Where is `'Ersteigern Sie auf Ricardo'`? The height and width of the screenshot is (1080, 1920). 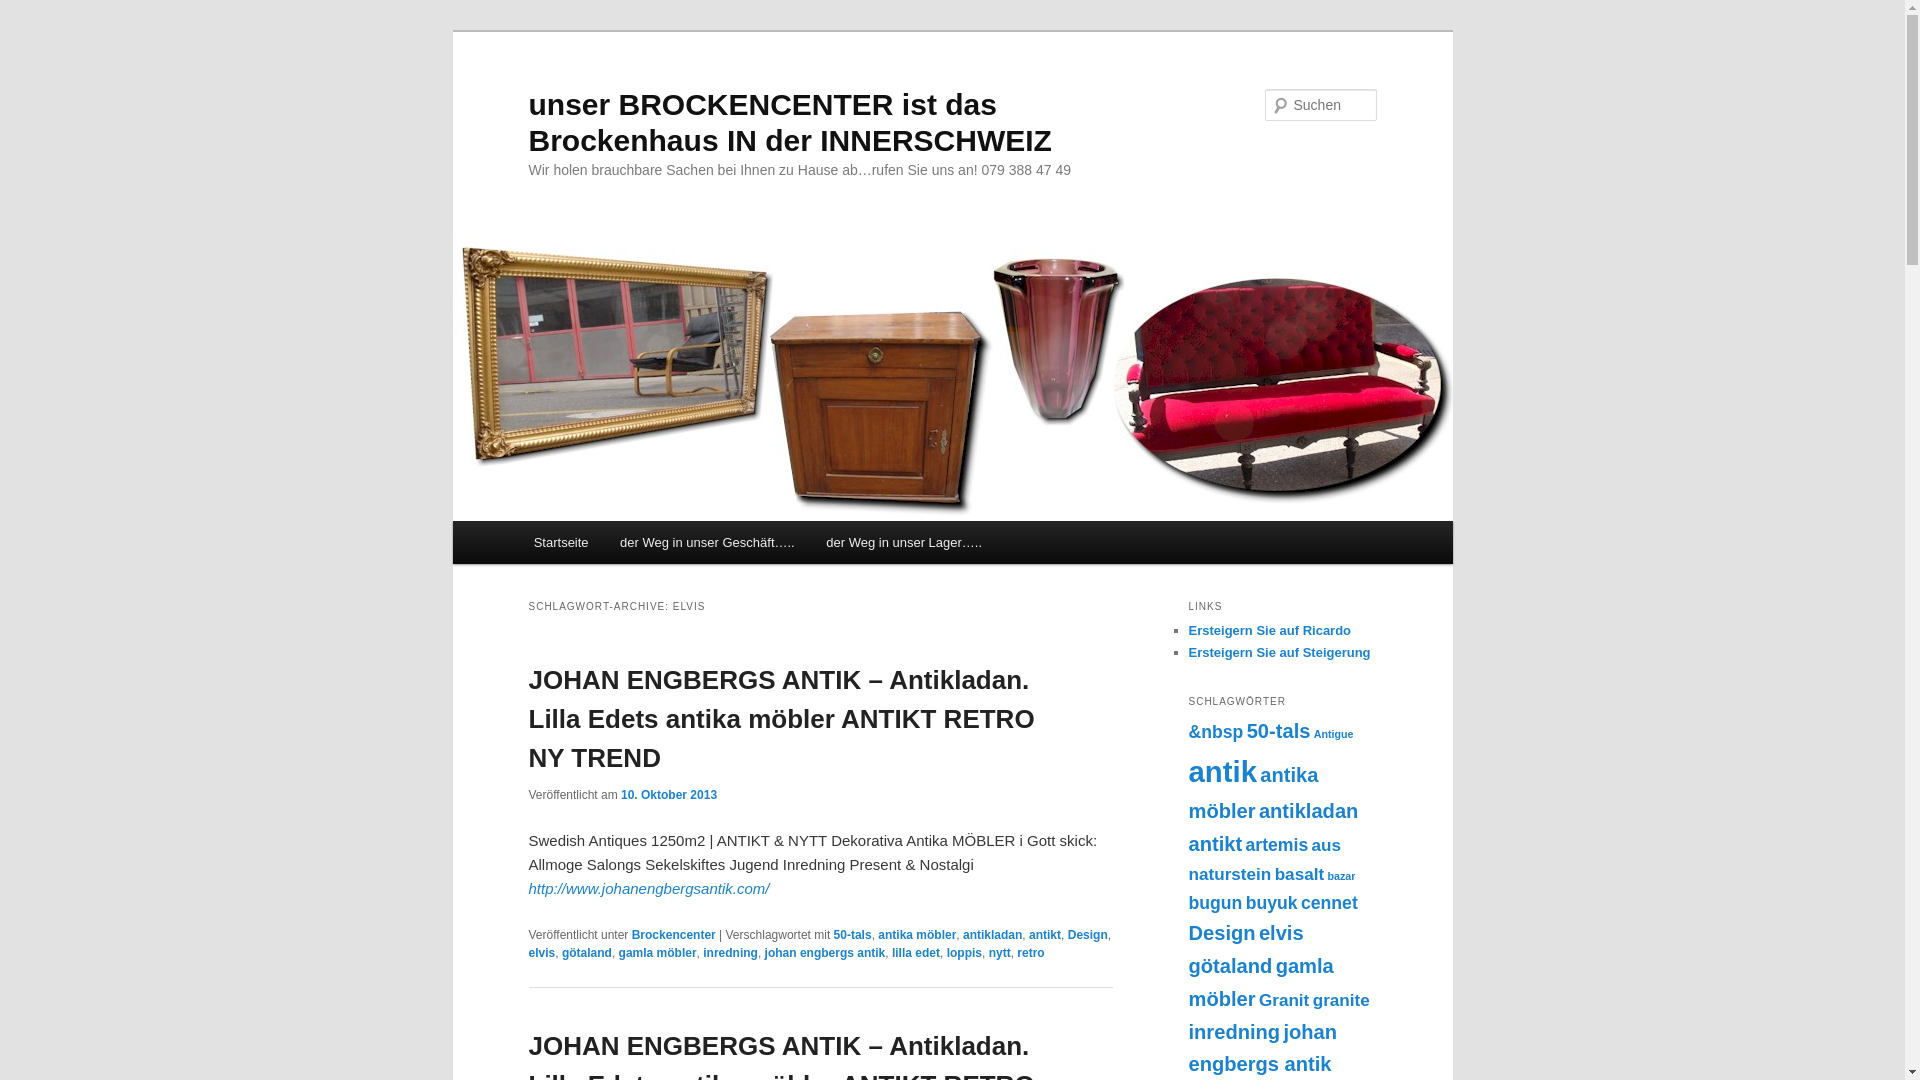 'Ersteigern Sie auf Ricardo' is located at coordinates (1268, 630).